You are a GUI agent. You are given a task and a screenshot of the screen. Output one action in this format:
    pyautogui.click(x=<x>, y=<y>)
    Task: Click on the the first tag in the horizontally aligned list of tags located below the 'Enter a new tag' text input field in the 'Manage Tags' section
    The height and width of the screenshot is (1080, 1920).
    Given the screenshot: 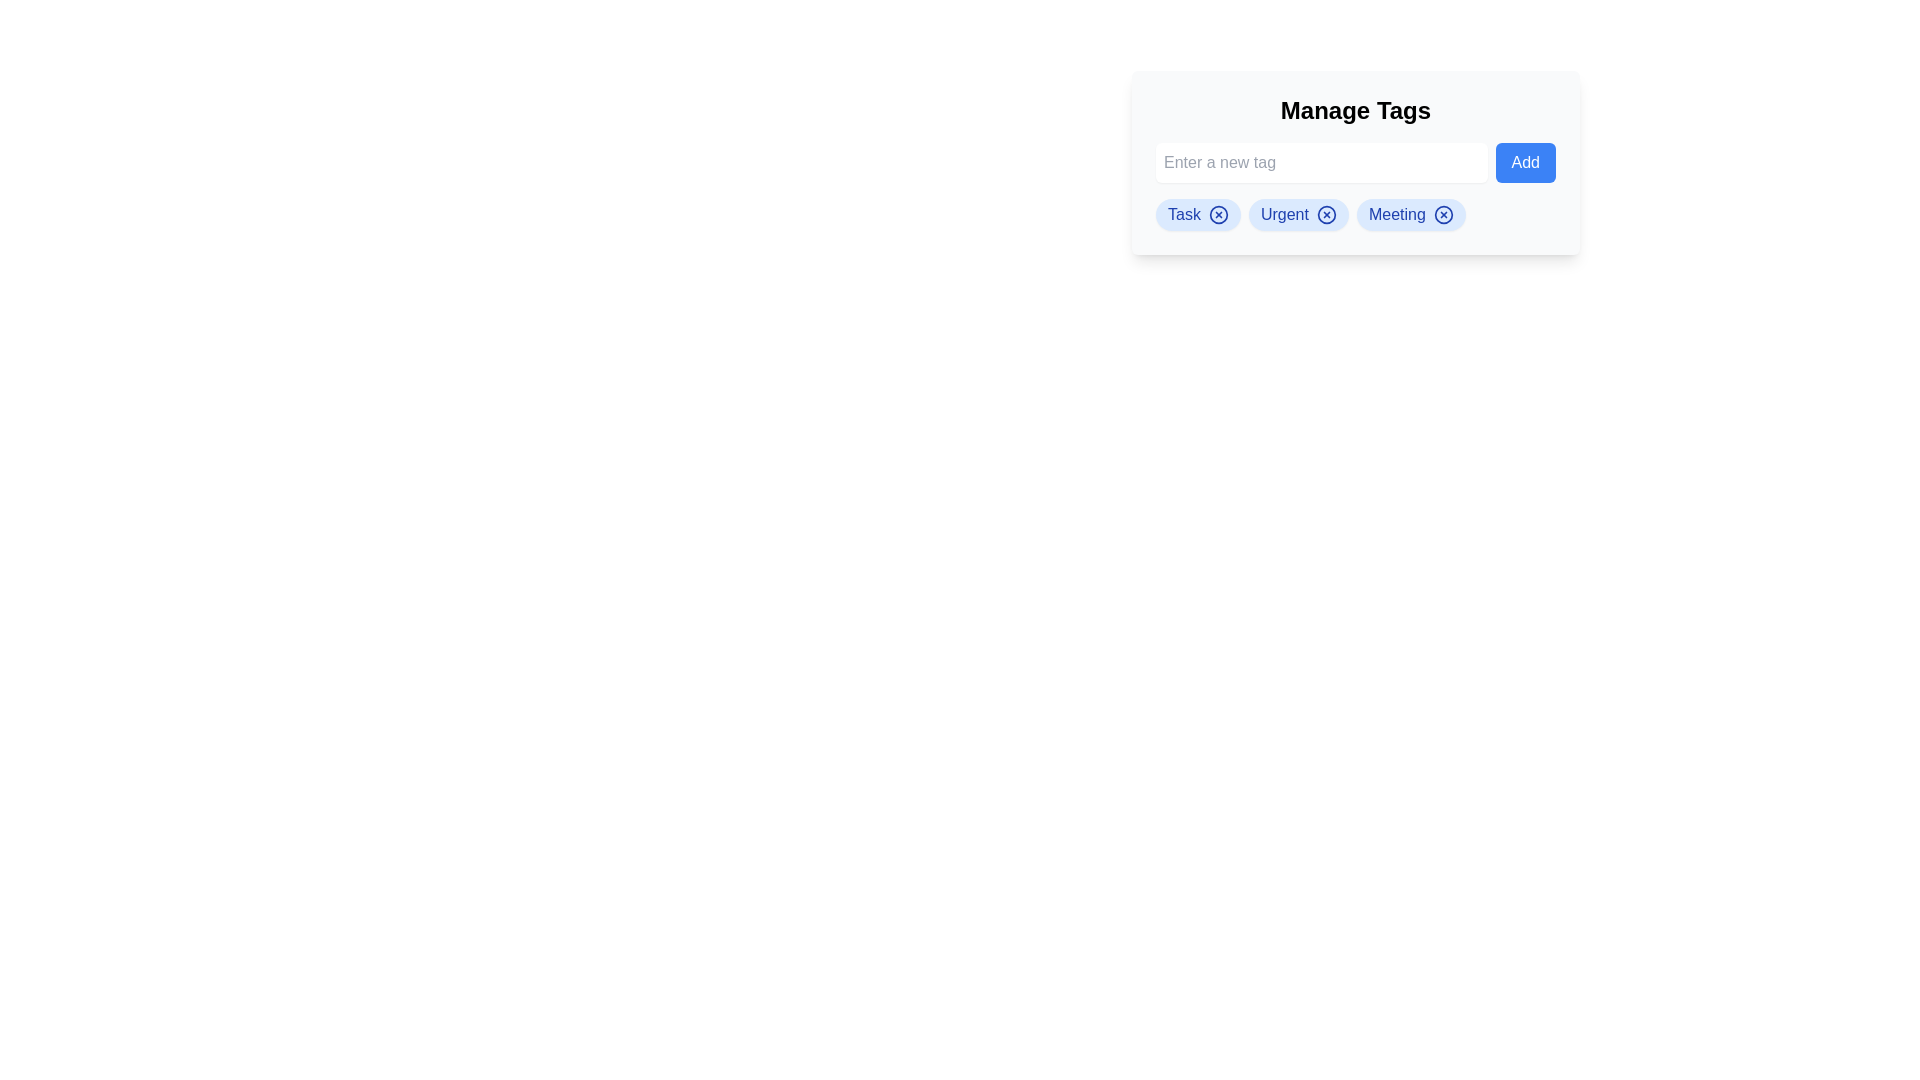 What is the action you would take?
    pyautogui.click(x=1198, y=215)
    